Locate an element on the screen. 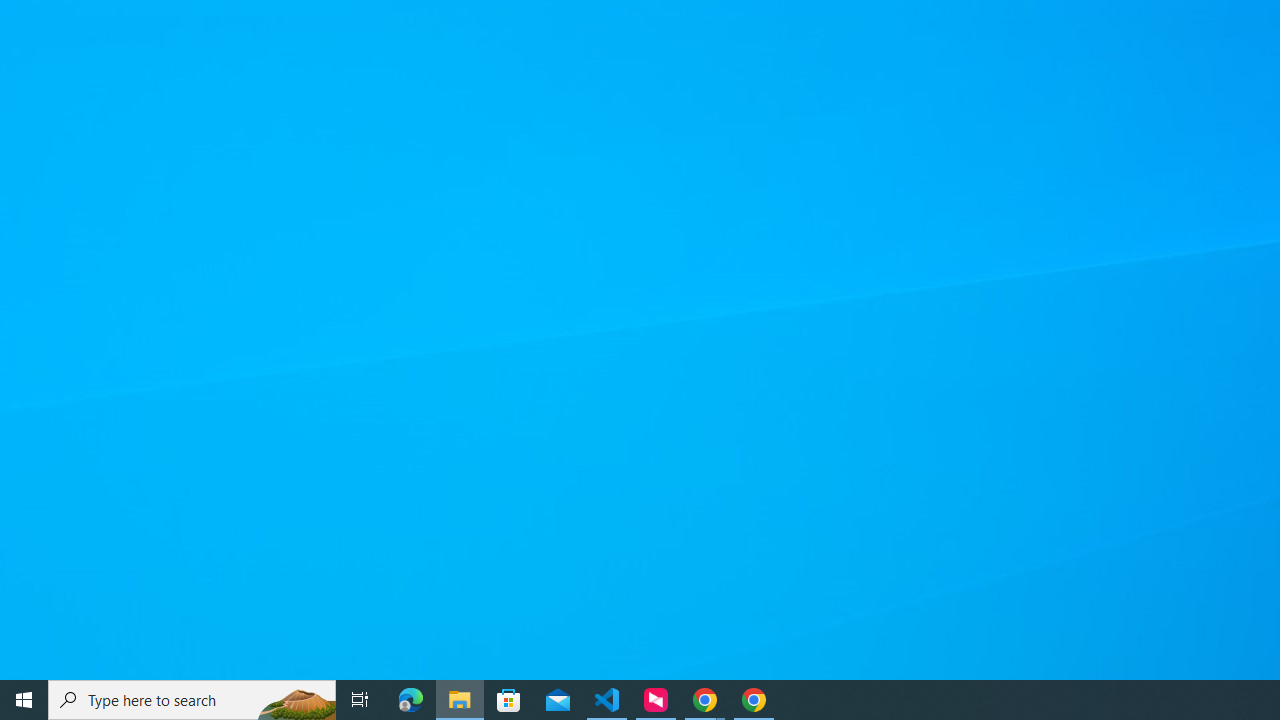  'Start' is located at coordinates (24, 698).